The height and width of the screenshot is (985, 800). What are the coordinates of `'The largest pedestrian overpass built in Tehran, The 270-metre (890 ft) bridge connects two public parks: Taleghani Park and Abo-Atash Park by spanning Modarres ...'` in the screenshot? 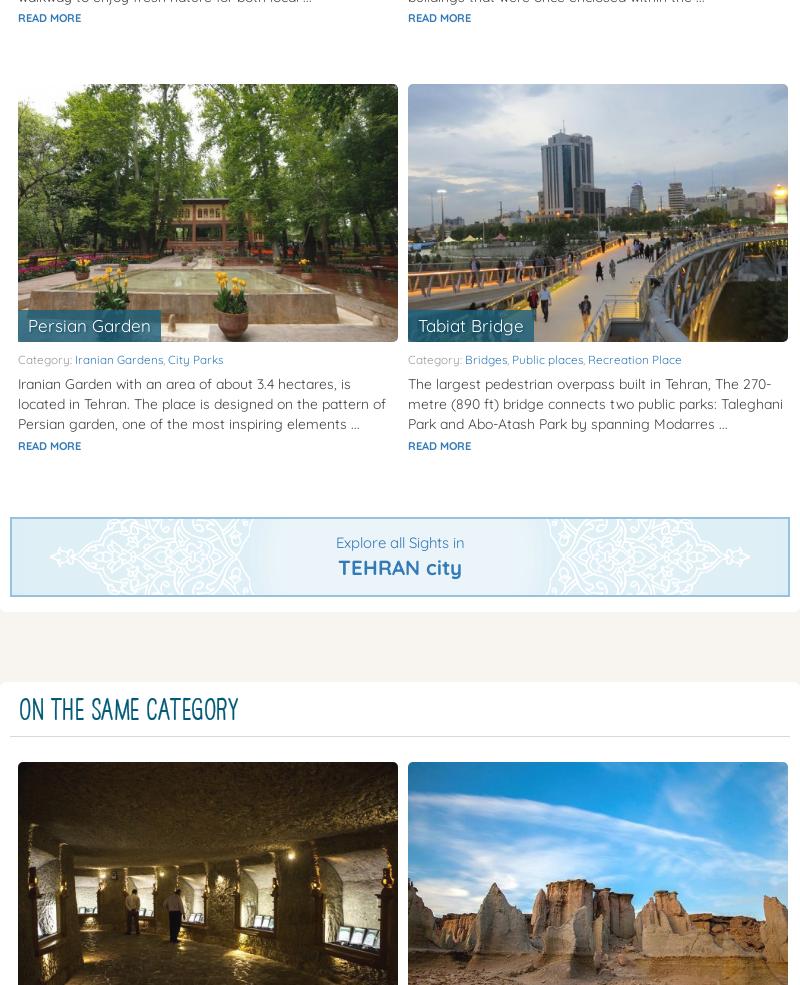 It's located at (594, 402).